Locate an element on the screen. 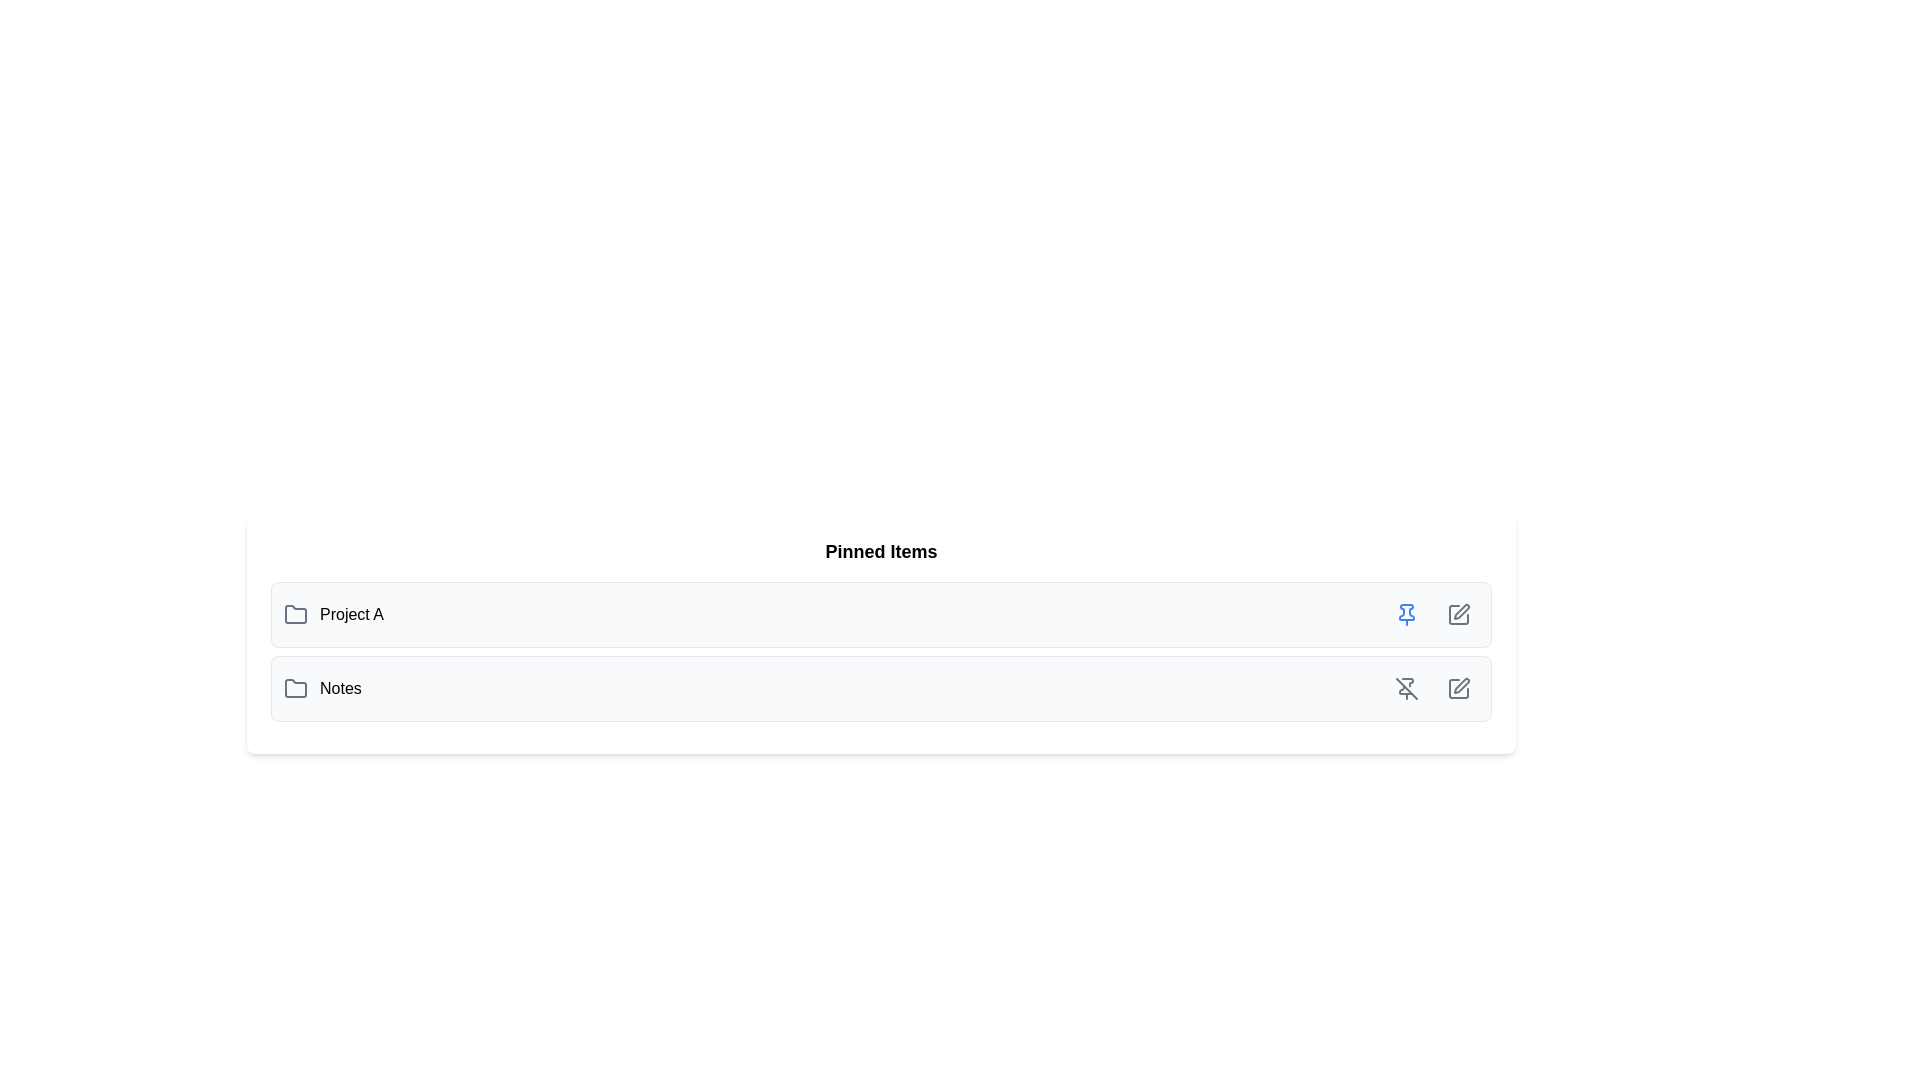  the pinning icon located in the upper-right section of the row for 'Project A' is located at coordinates (1405, 611).